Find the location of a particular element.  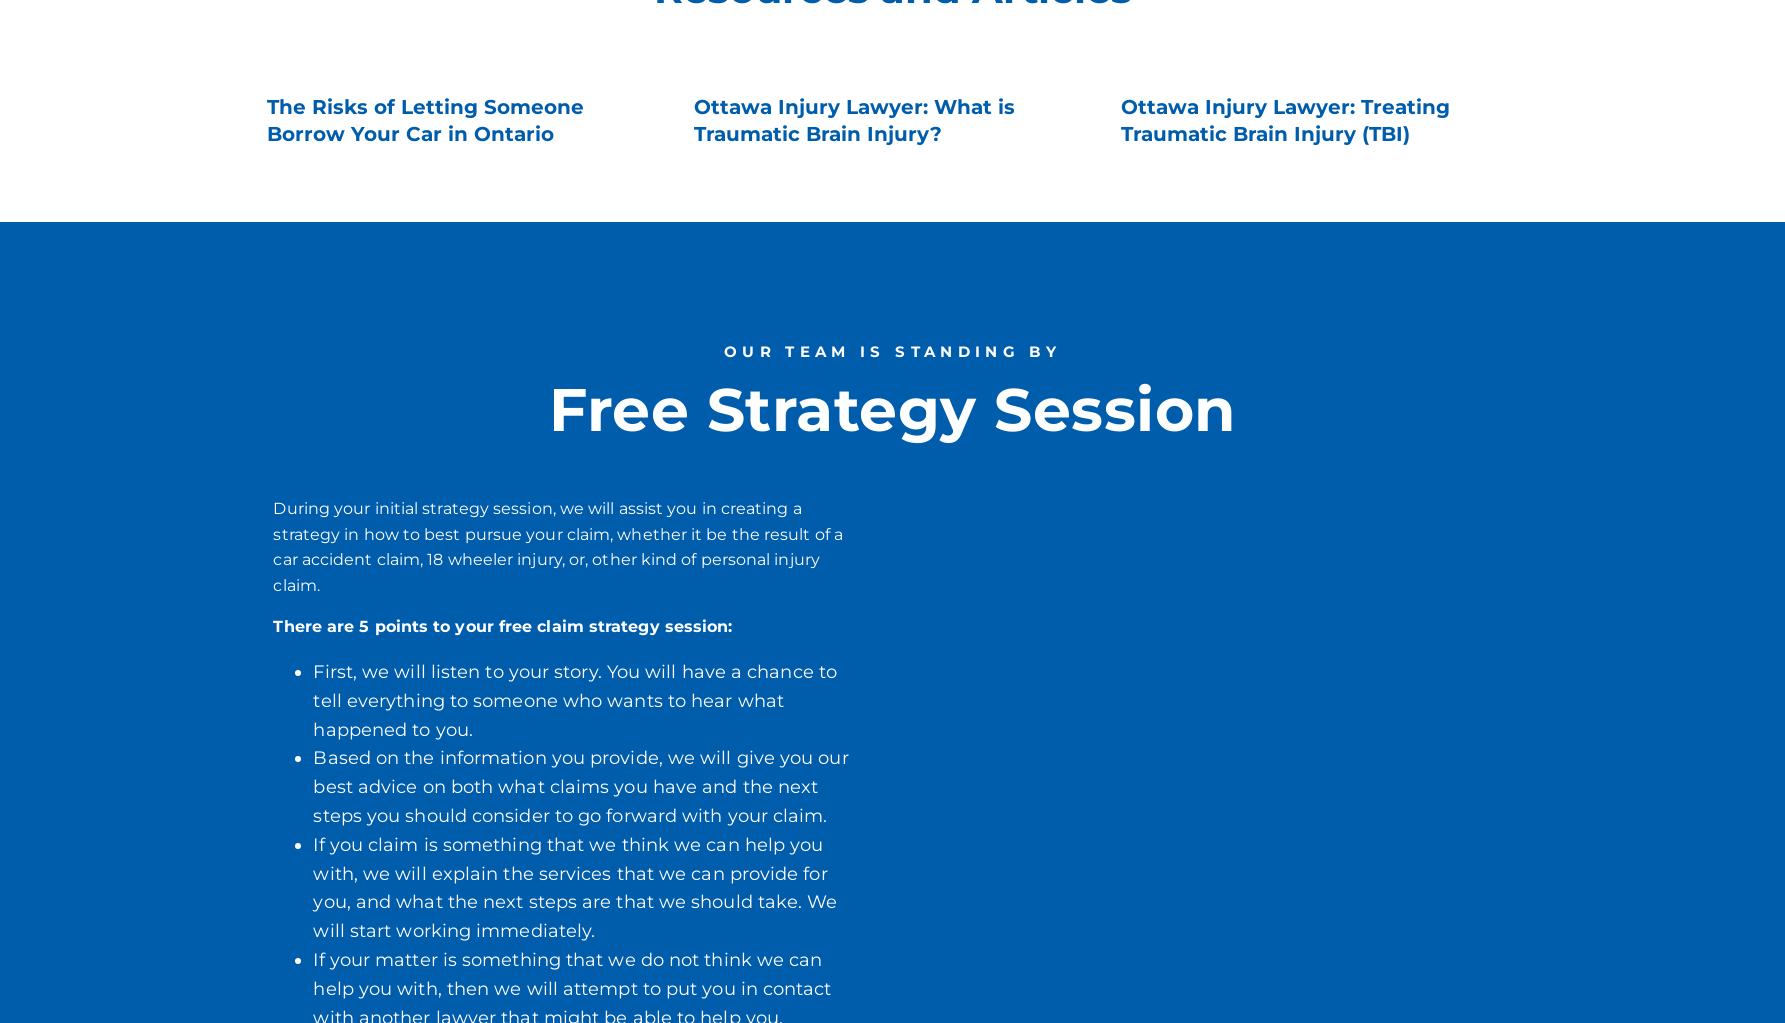

'Ottawa Injury Lawyer: What is Traumatic Brain Injury?' is located at coordinates (854, 119).